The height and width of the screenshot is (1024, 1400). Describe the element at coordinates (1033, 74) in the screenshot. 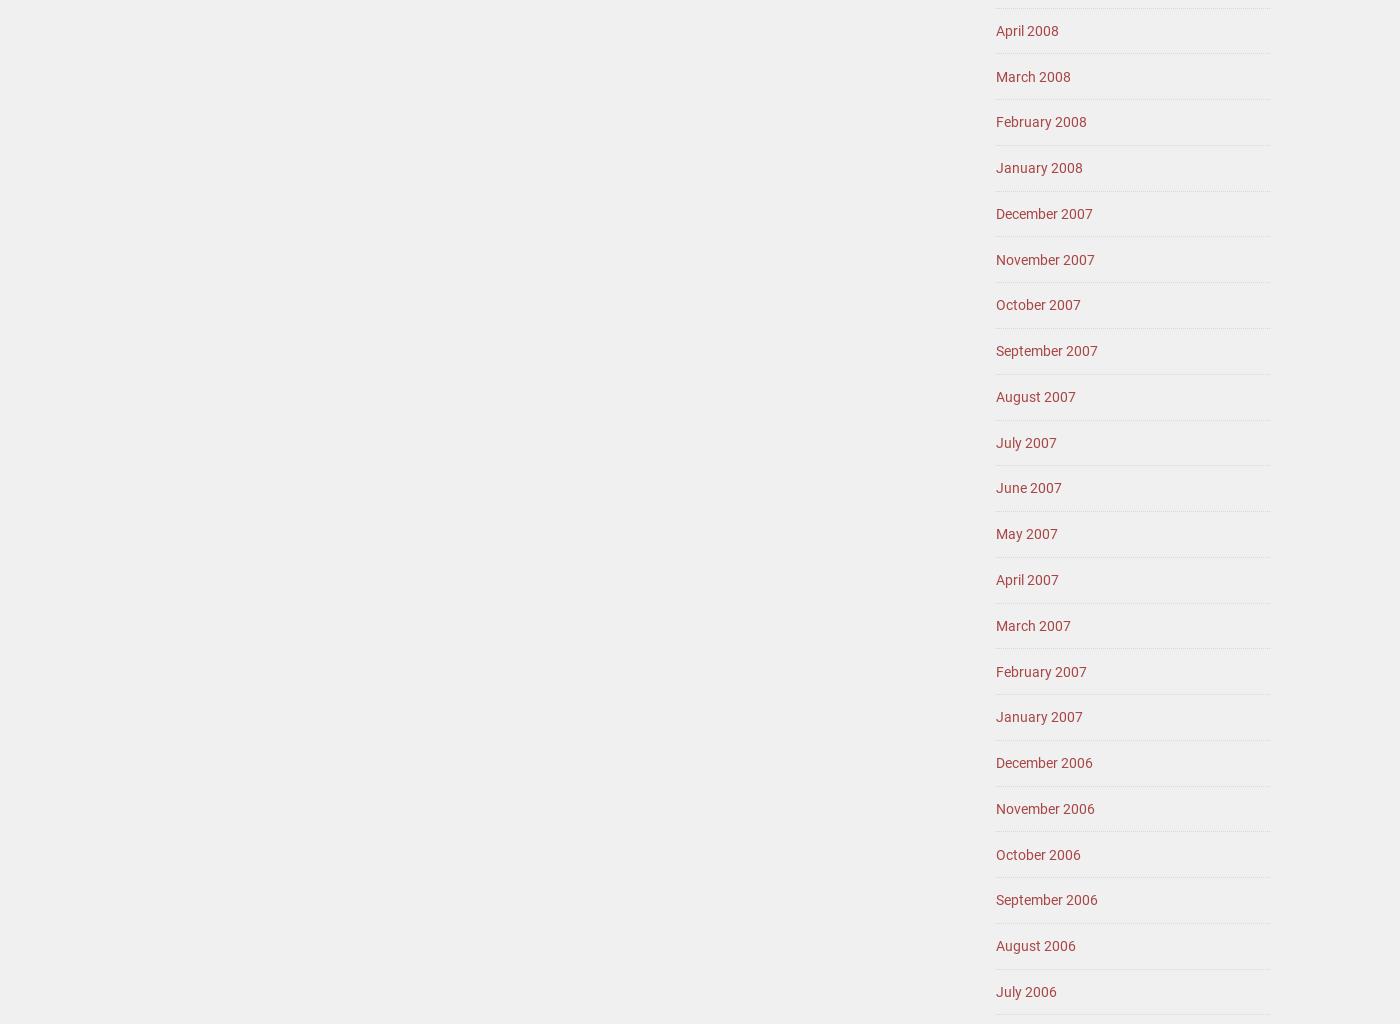

I see `'March 2008'` at that location.